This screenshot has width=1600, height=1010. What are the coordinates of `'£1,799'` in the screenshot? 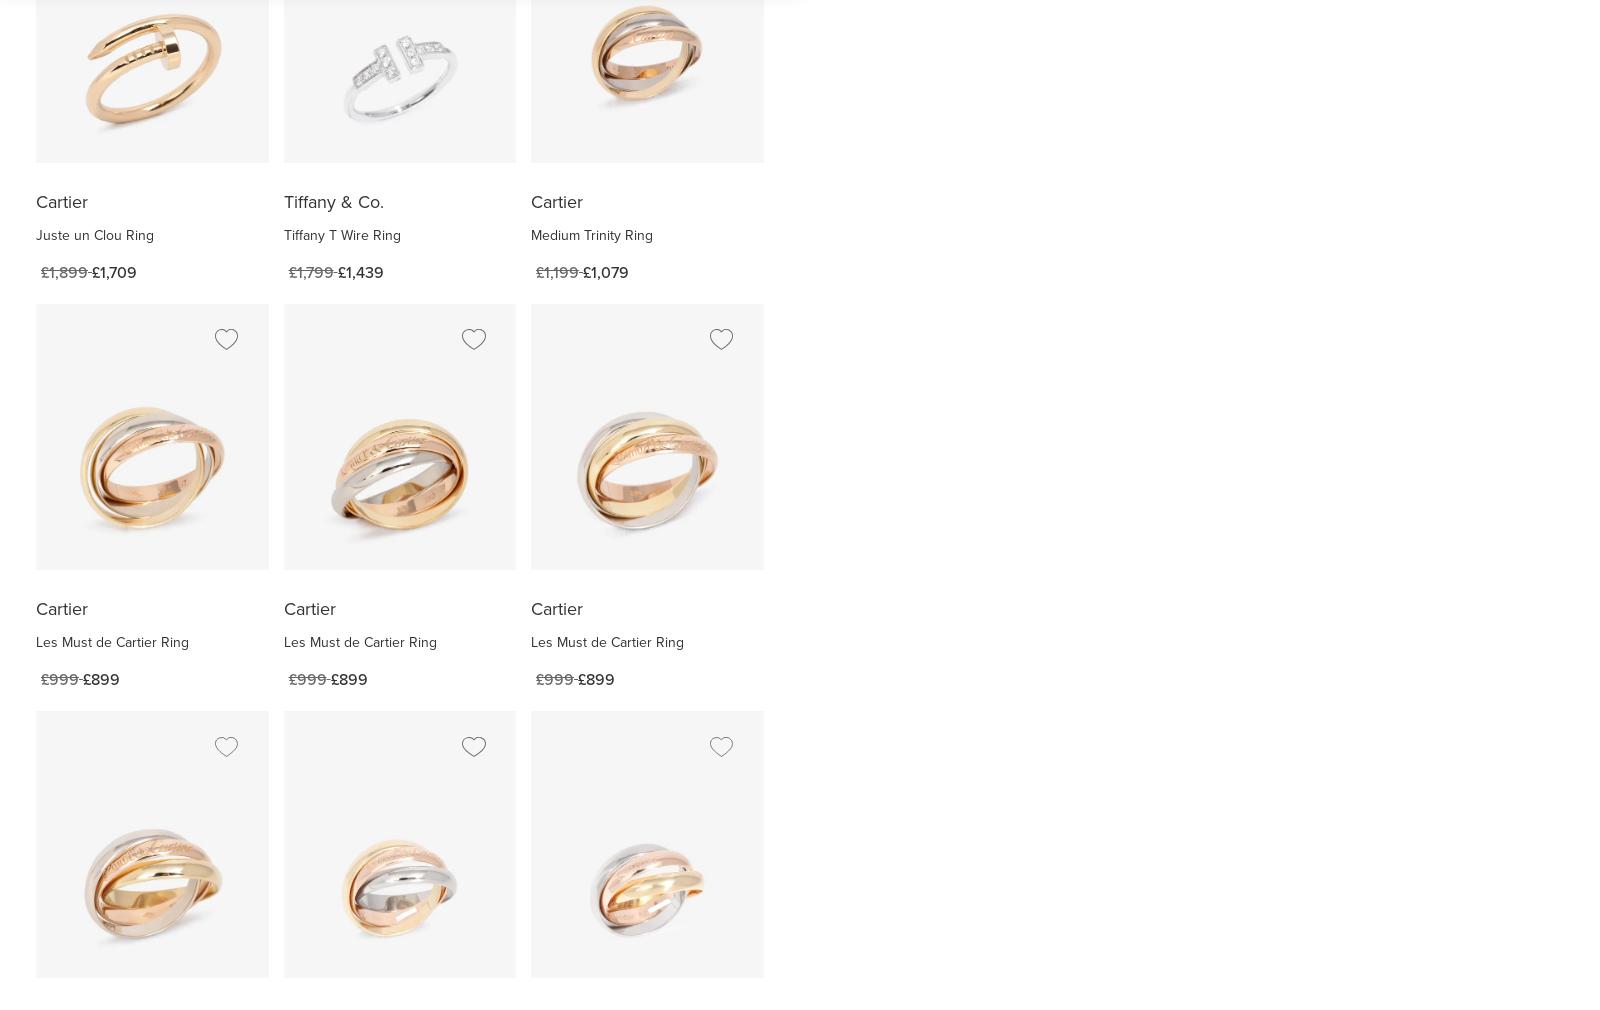 It's located at (310, 271).